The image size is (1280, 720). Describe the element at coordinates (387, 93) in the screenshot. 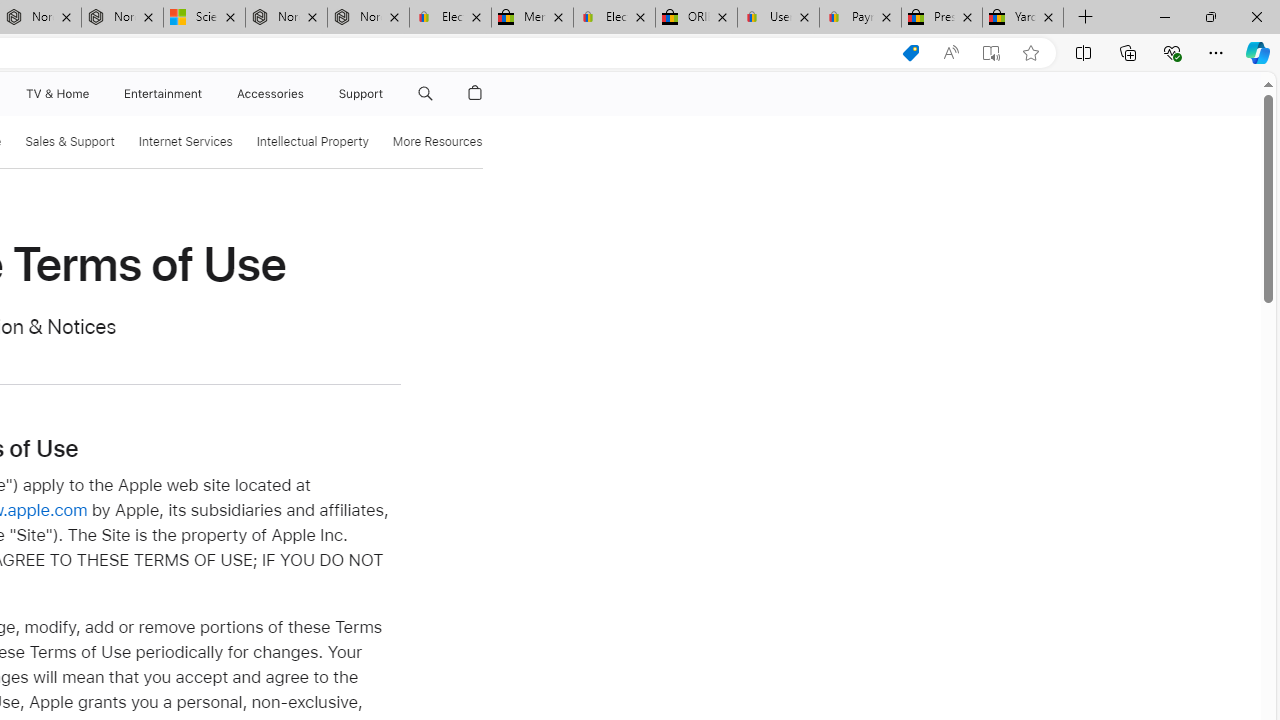

I see `'Class: globalnav-submenu-trigger-item'` at that location.